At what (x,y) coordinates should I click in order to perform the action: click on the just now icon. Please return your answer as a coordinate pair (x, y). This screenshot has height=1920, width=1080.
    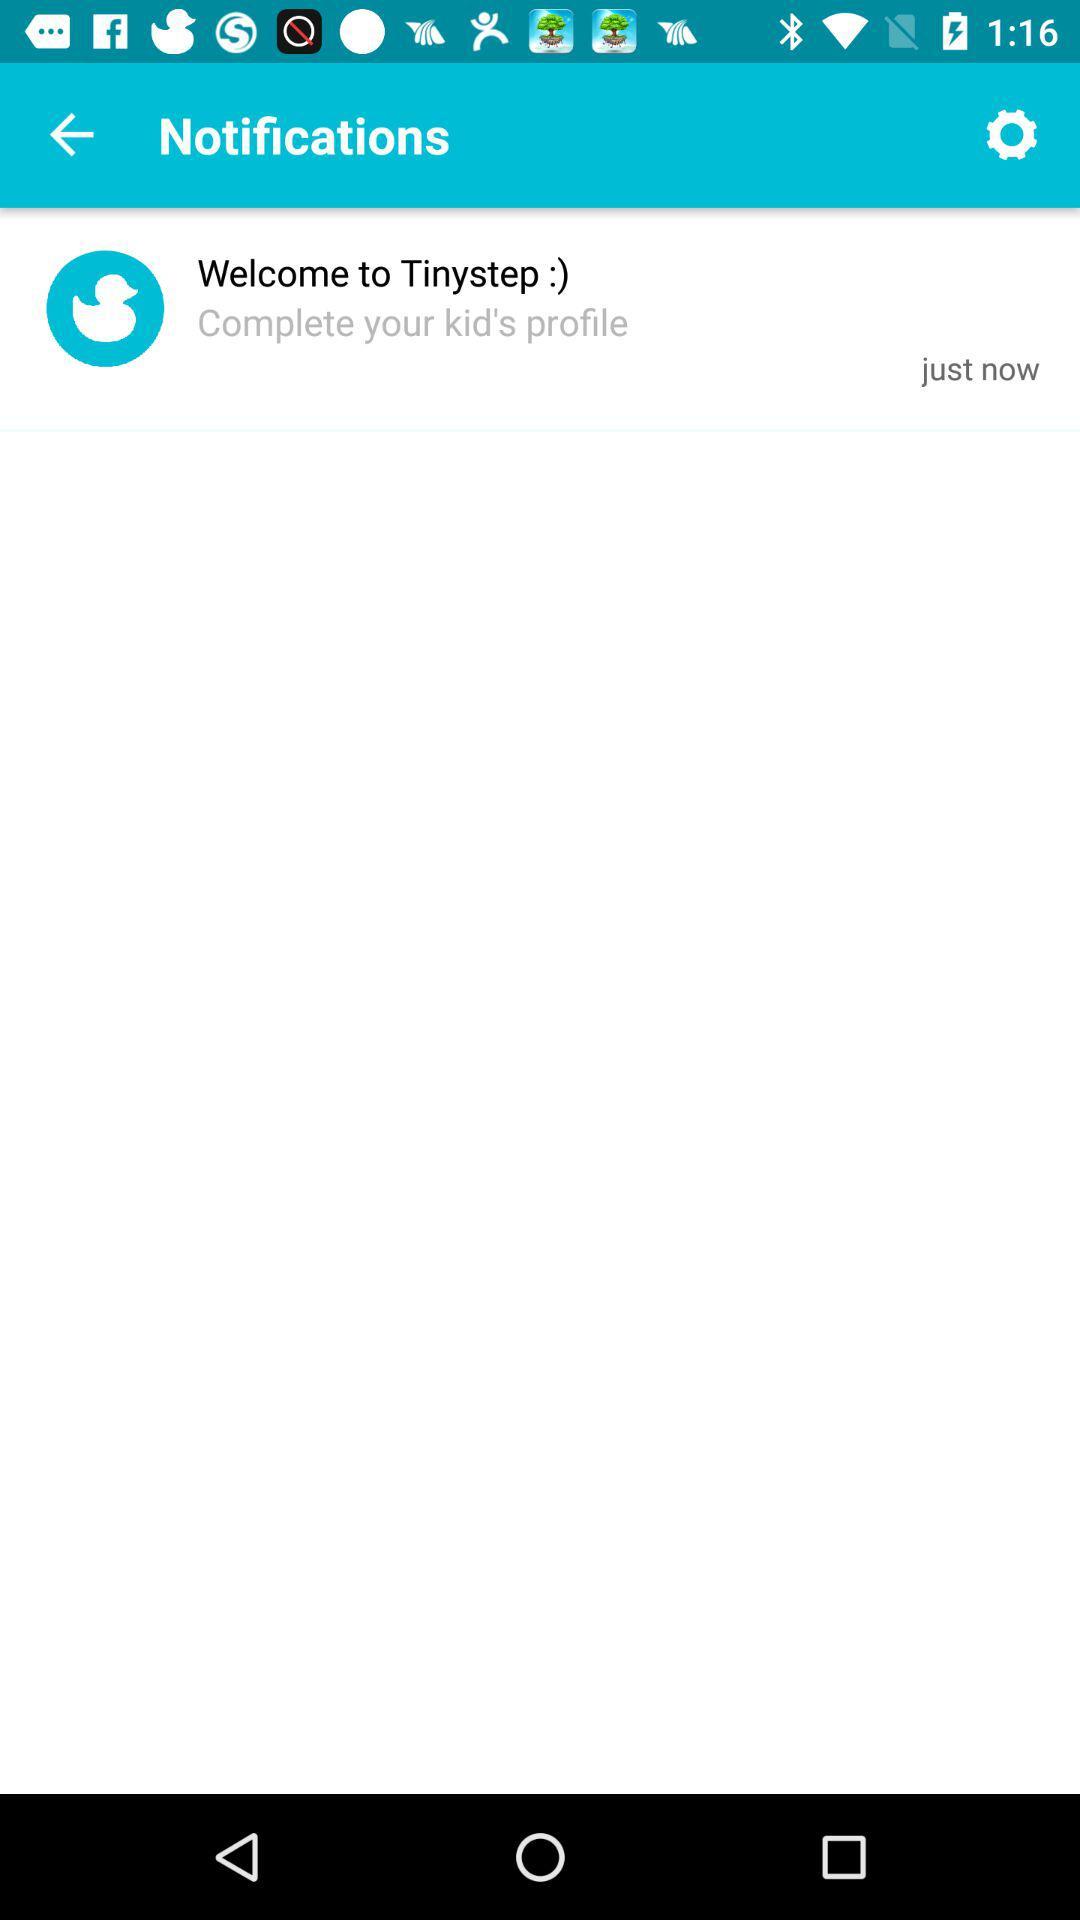
    Looking at the image, I should click on (979, 367).